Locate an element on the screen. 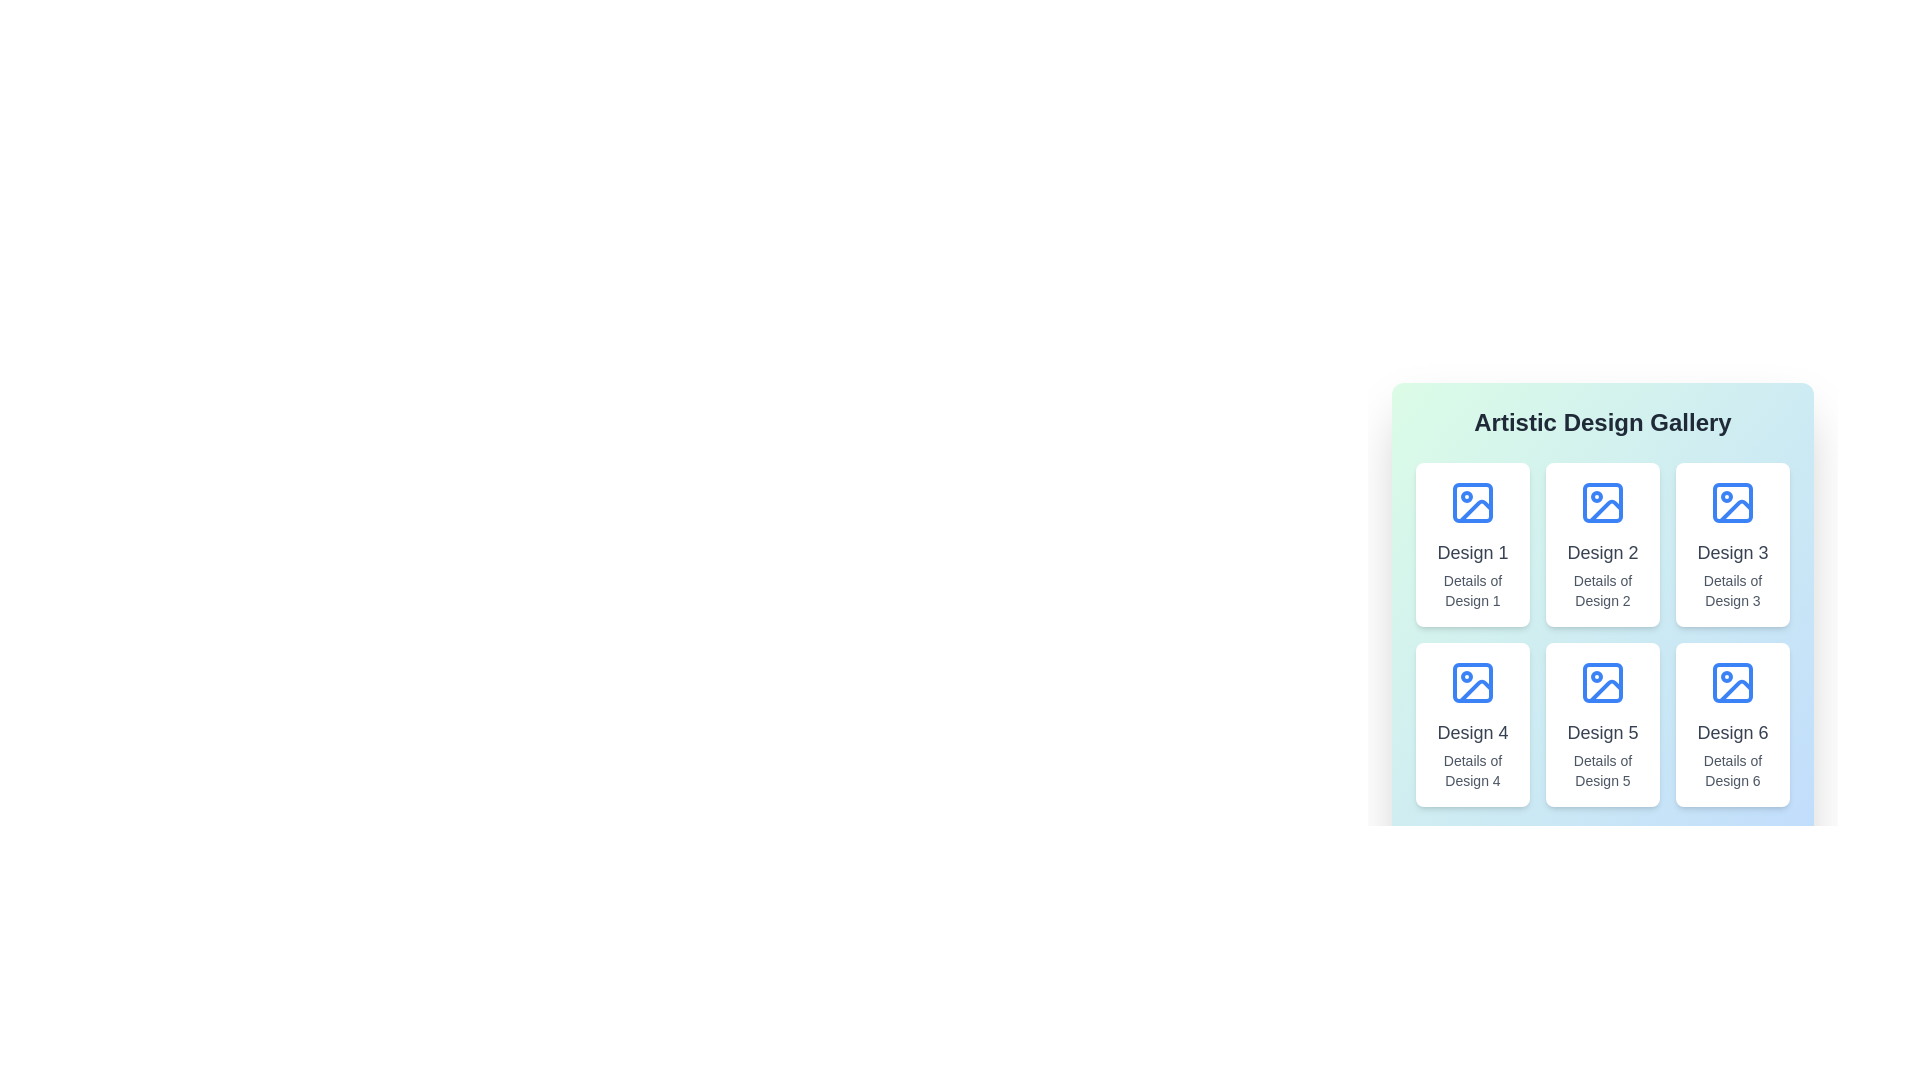  the decorative graphical element which is a subcomponent of the larger icon in the first card of the 'Artistic Design Gallery' located in the top-left corner of the gallery grid is located at coordinates (1473, 501).